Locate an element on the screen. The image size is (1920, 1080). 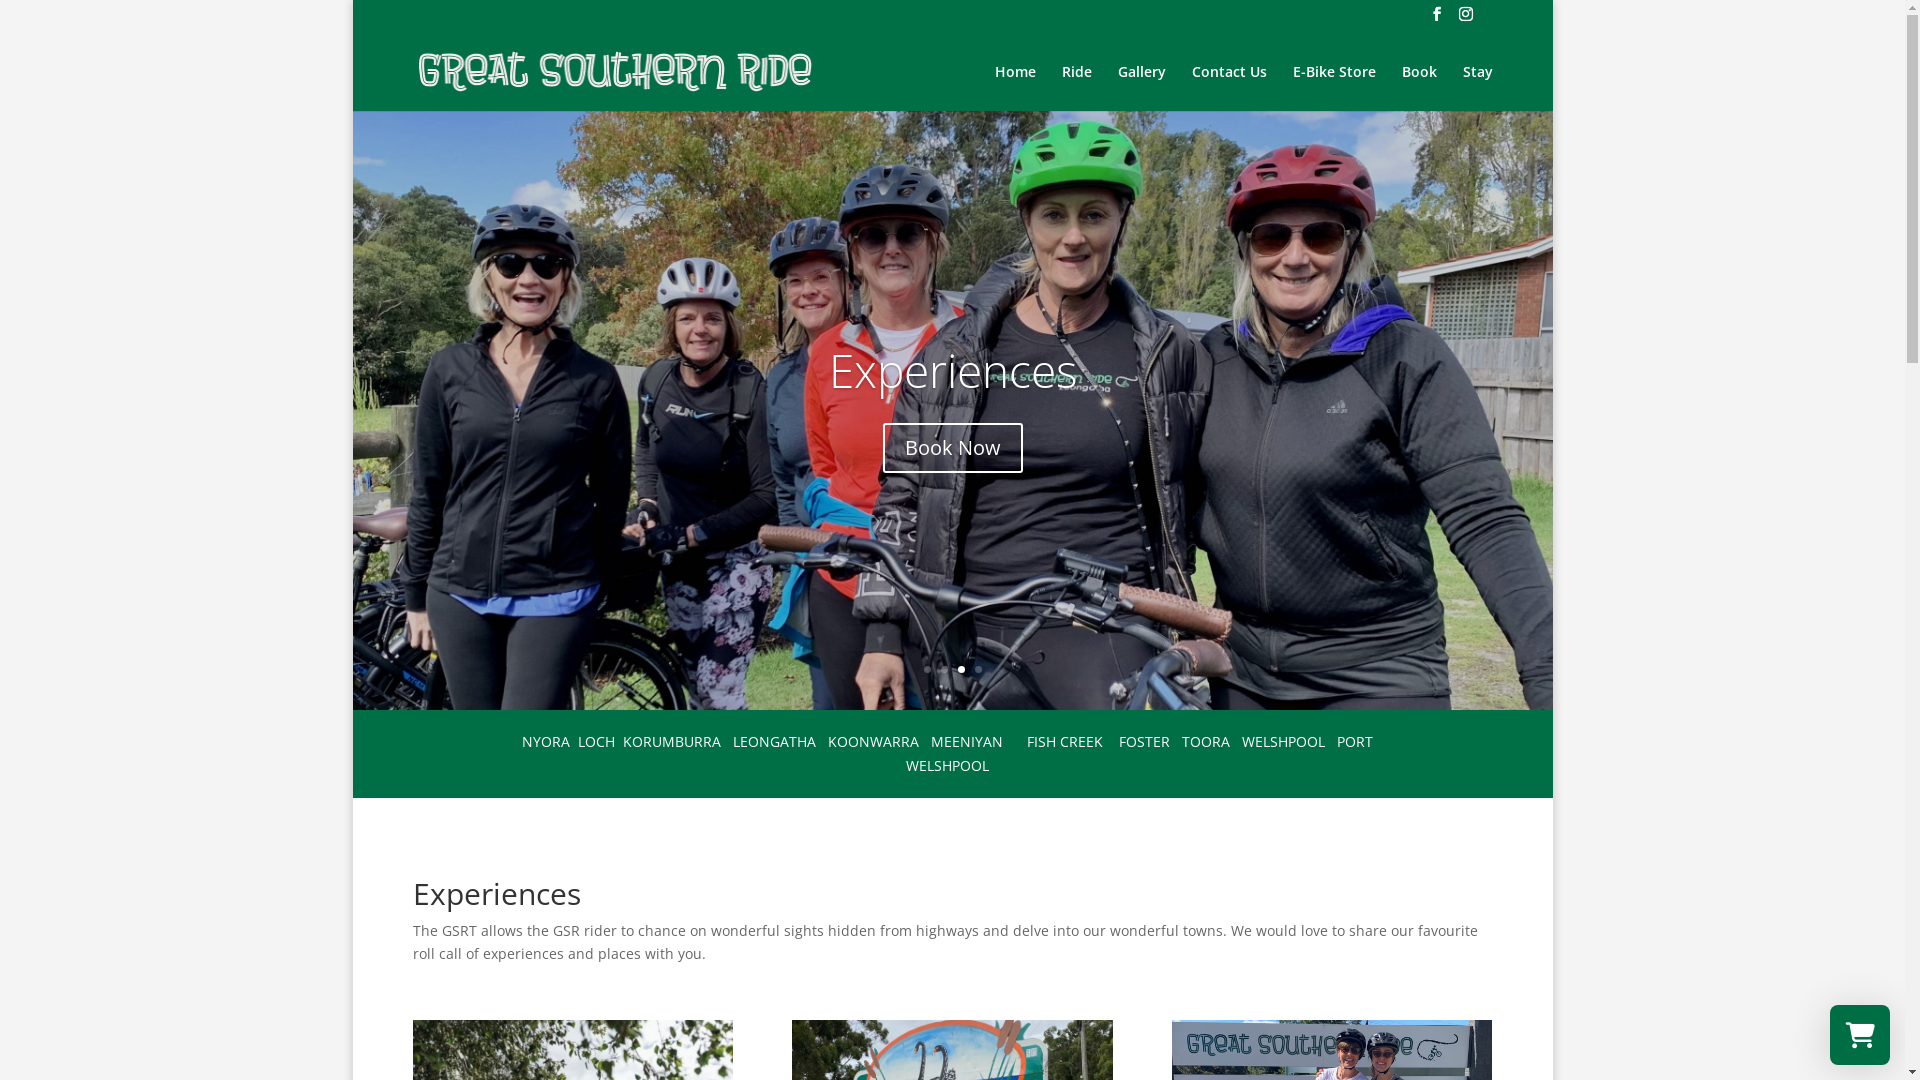
'Home' is located at coordinates (993, 86).